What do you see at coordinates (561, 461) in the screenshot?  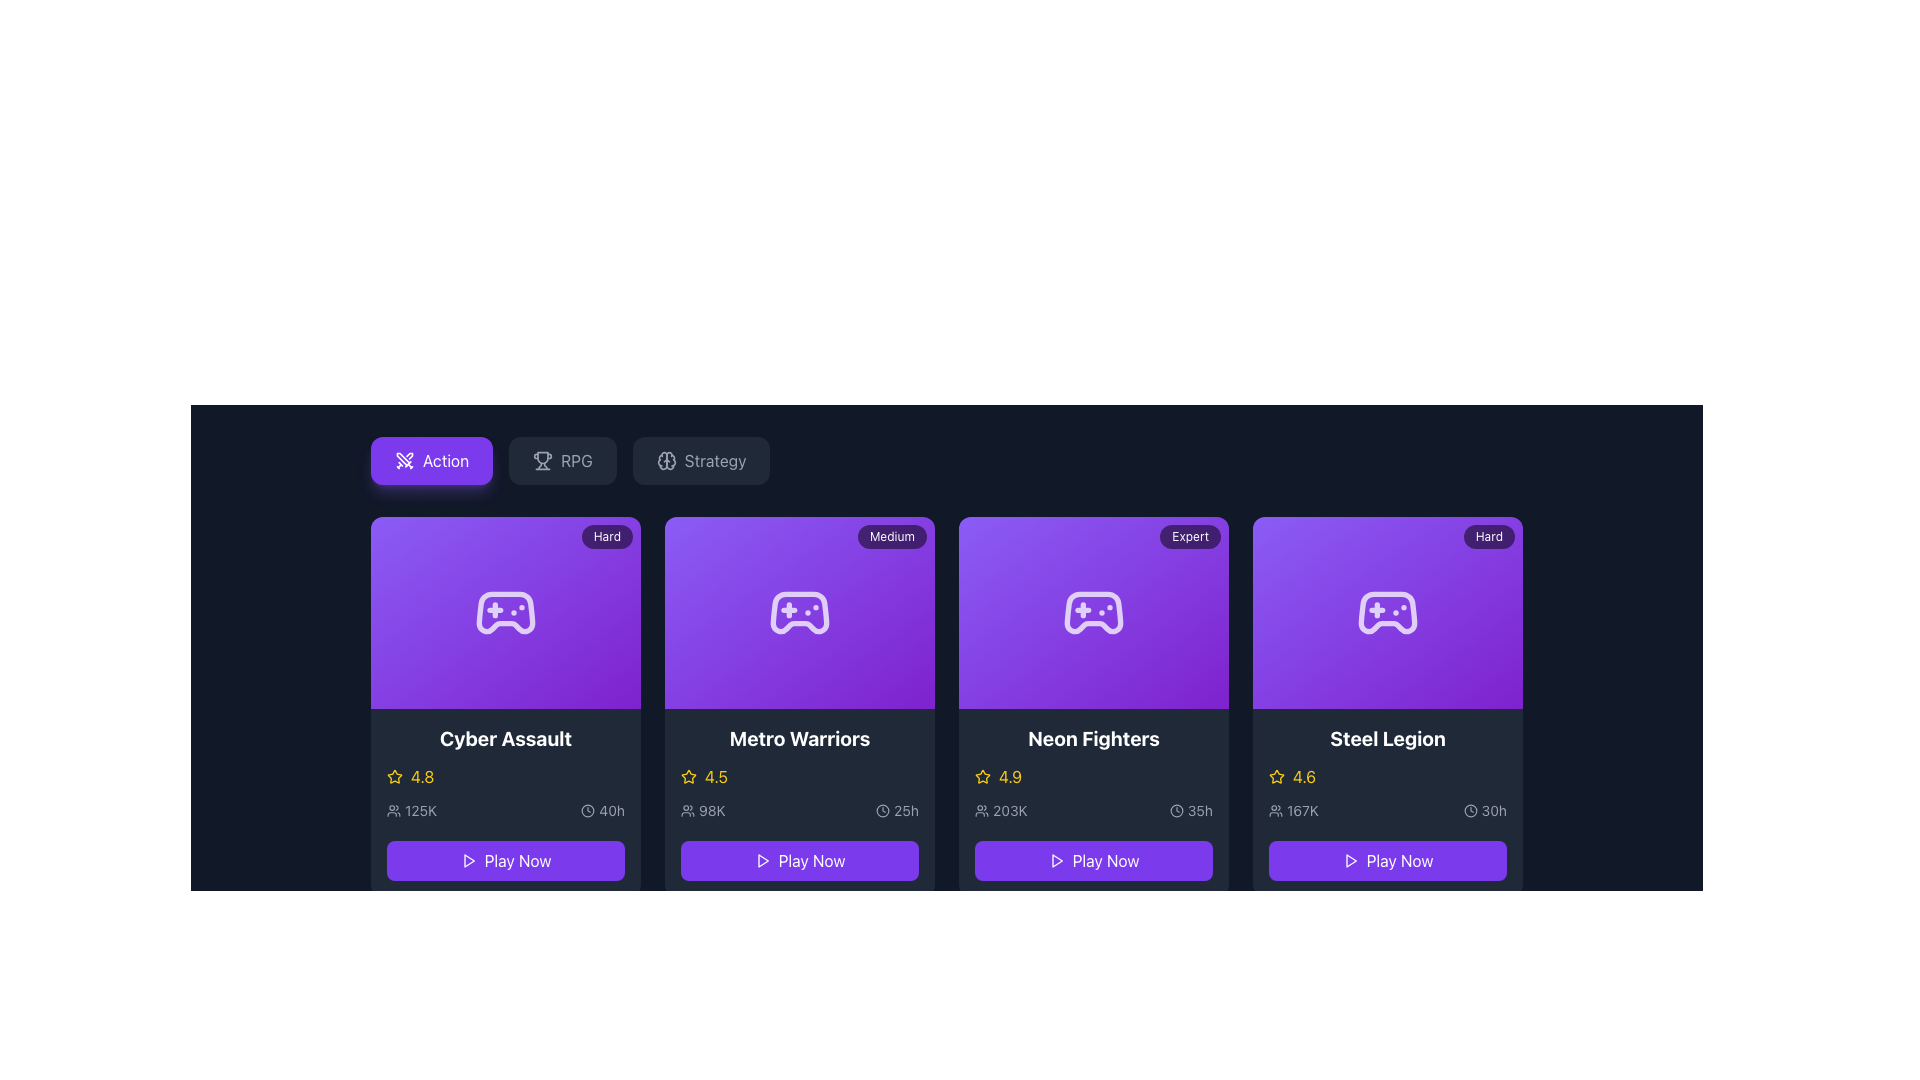 I see `the second button in a horizontal row of buttons located in the upper central part of the interface` at bounding box center [561, 461].